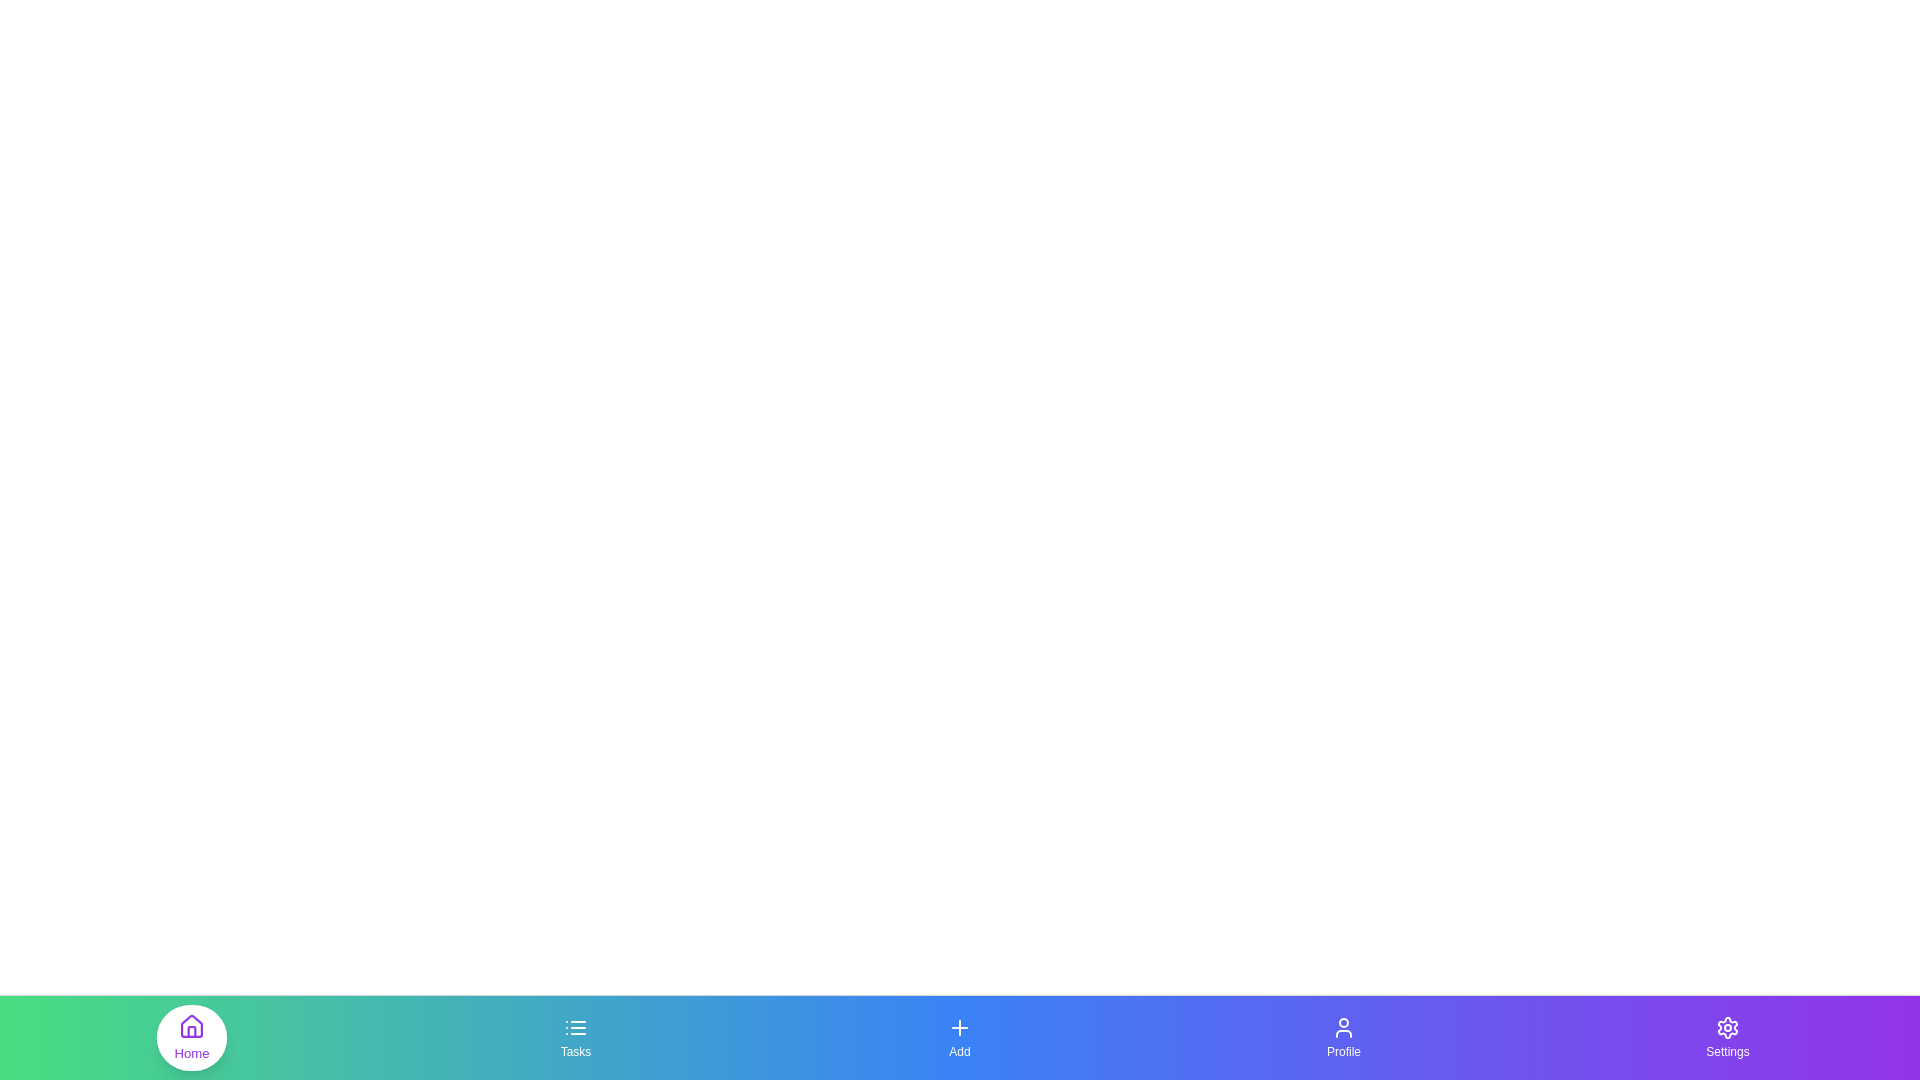  Describe the element at coordinates (1344, 1051) in the screenshot. I see `the text label Profile under the respective icon in the bottom navigation` at that location.